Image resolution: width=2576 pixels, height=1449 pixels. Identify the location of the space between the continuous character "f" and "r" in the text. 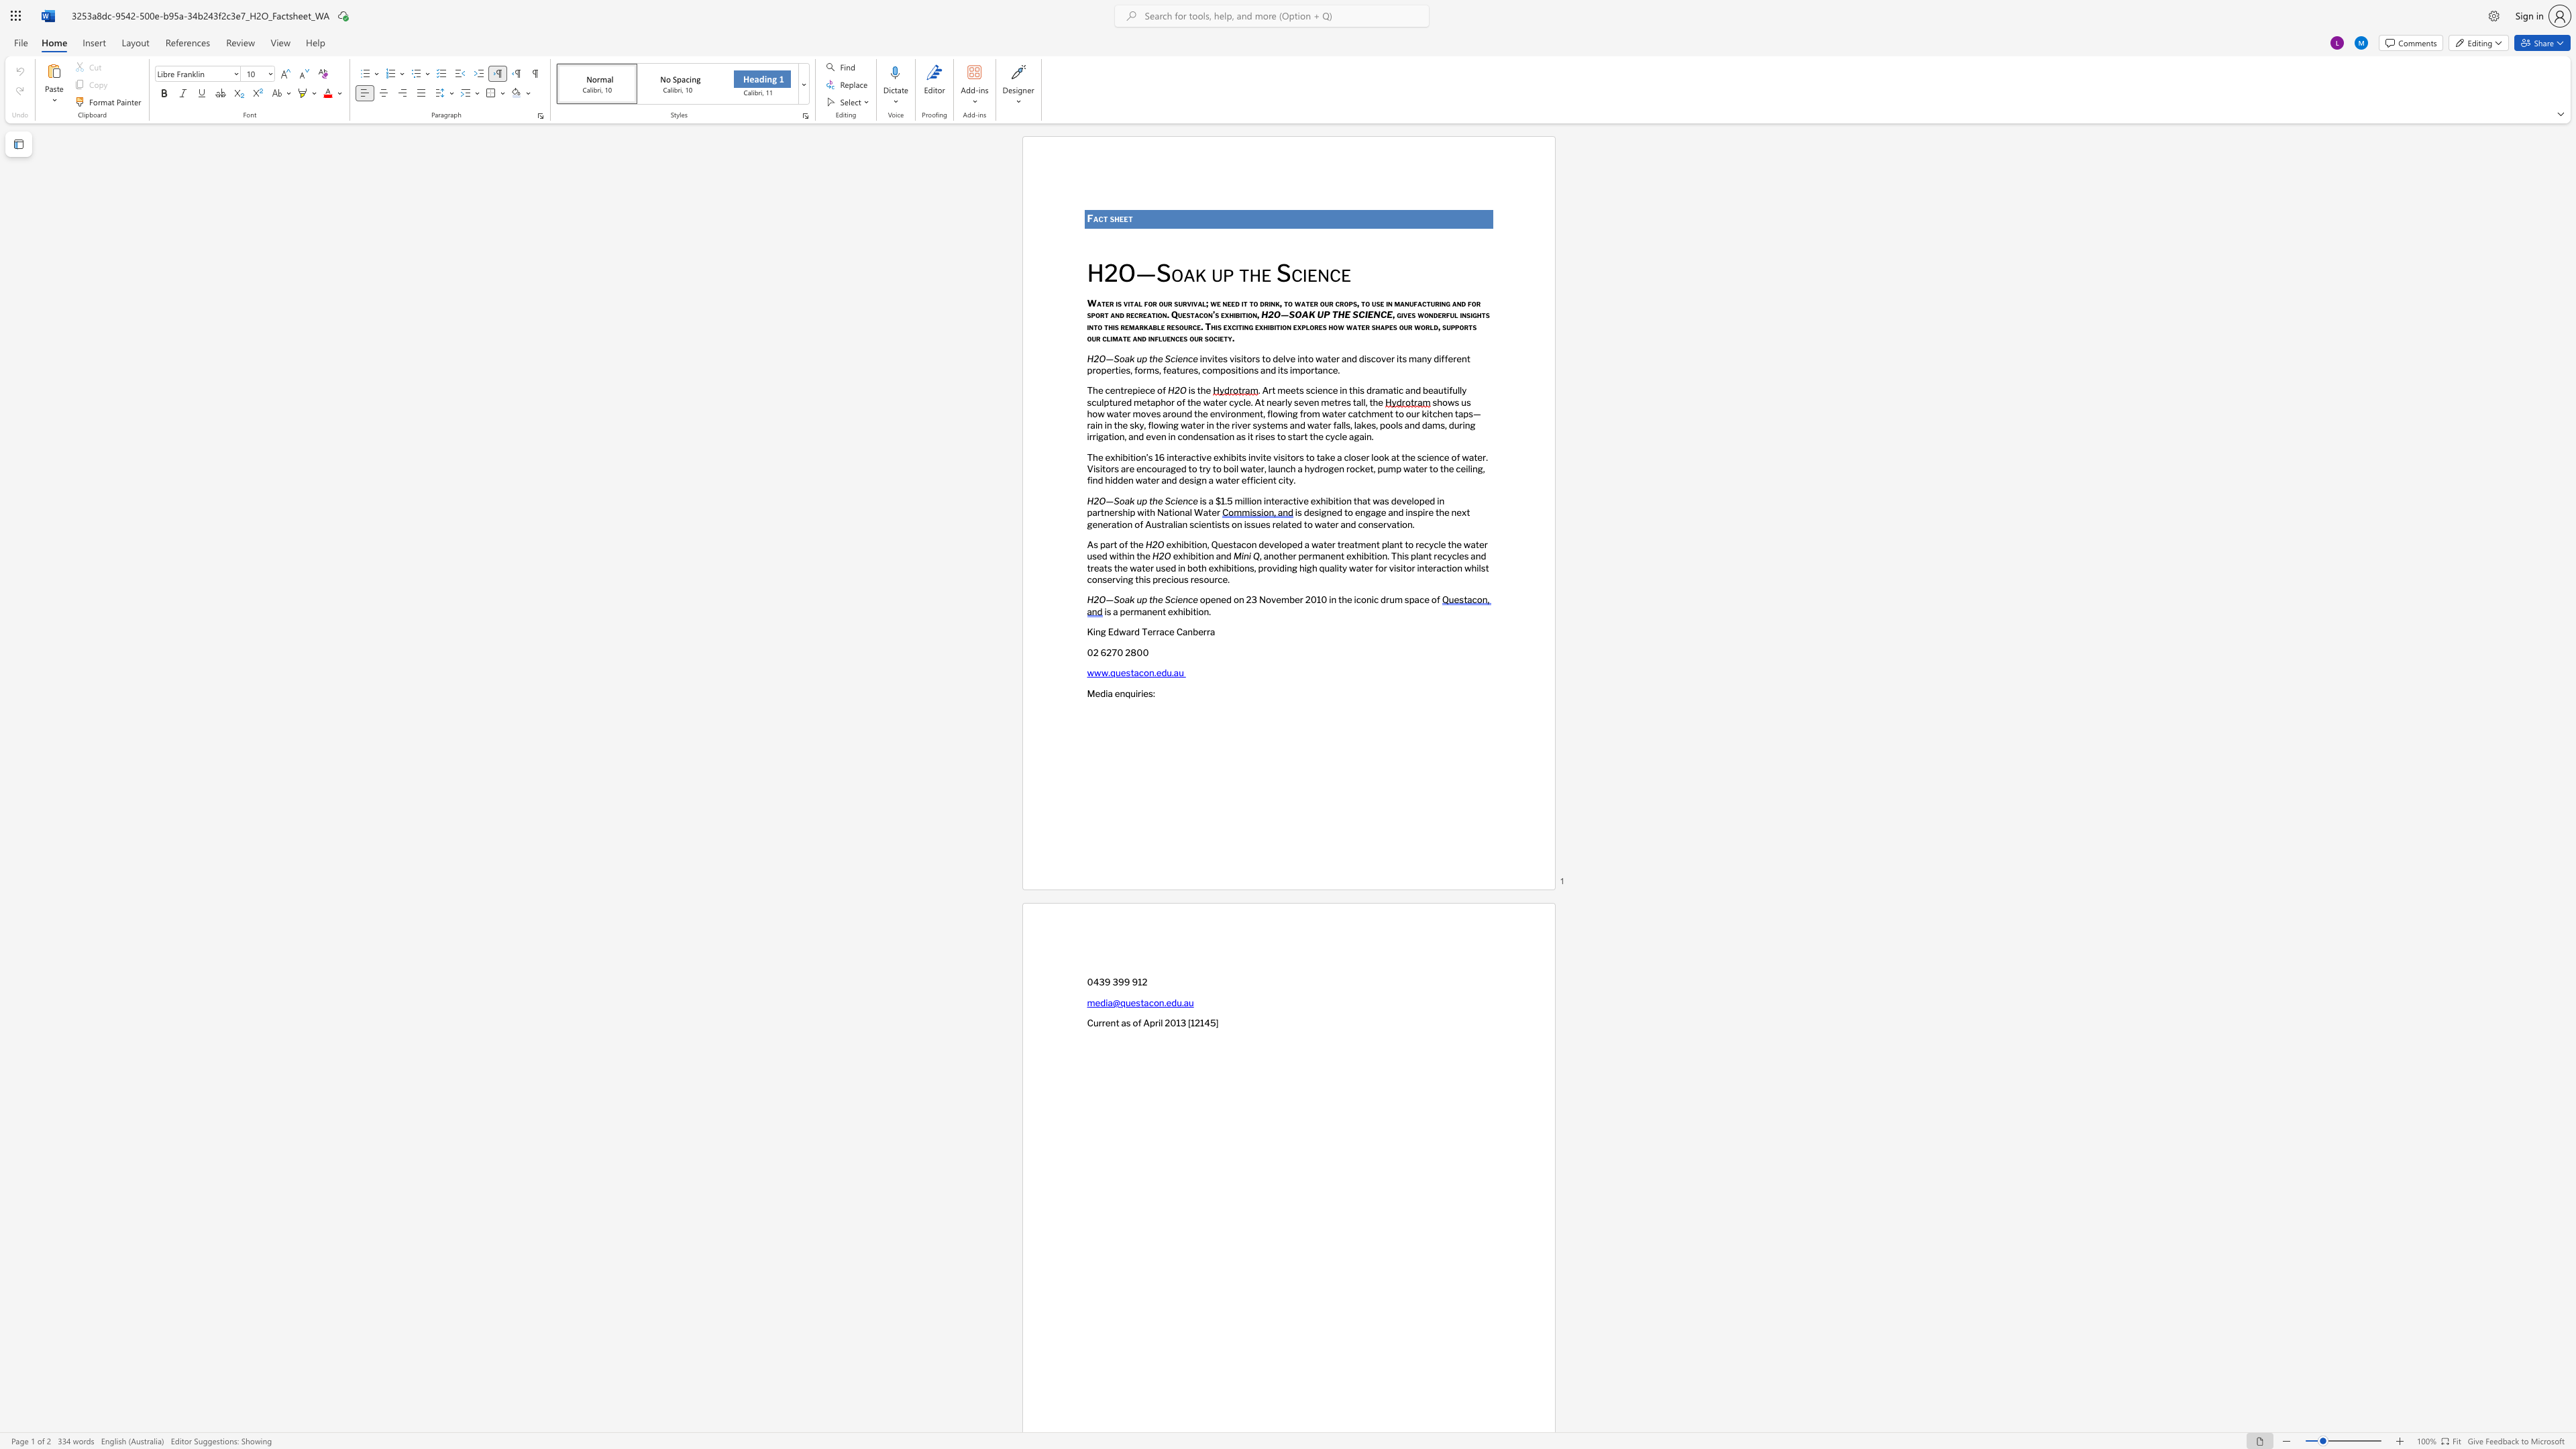
(1303, 413).